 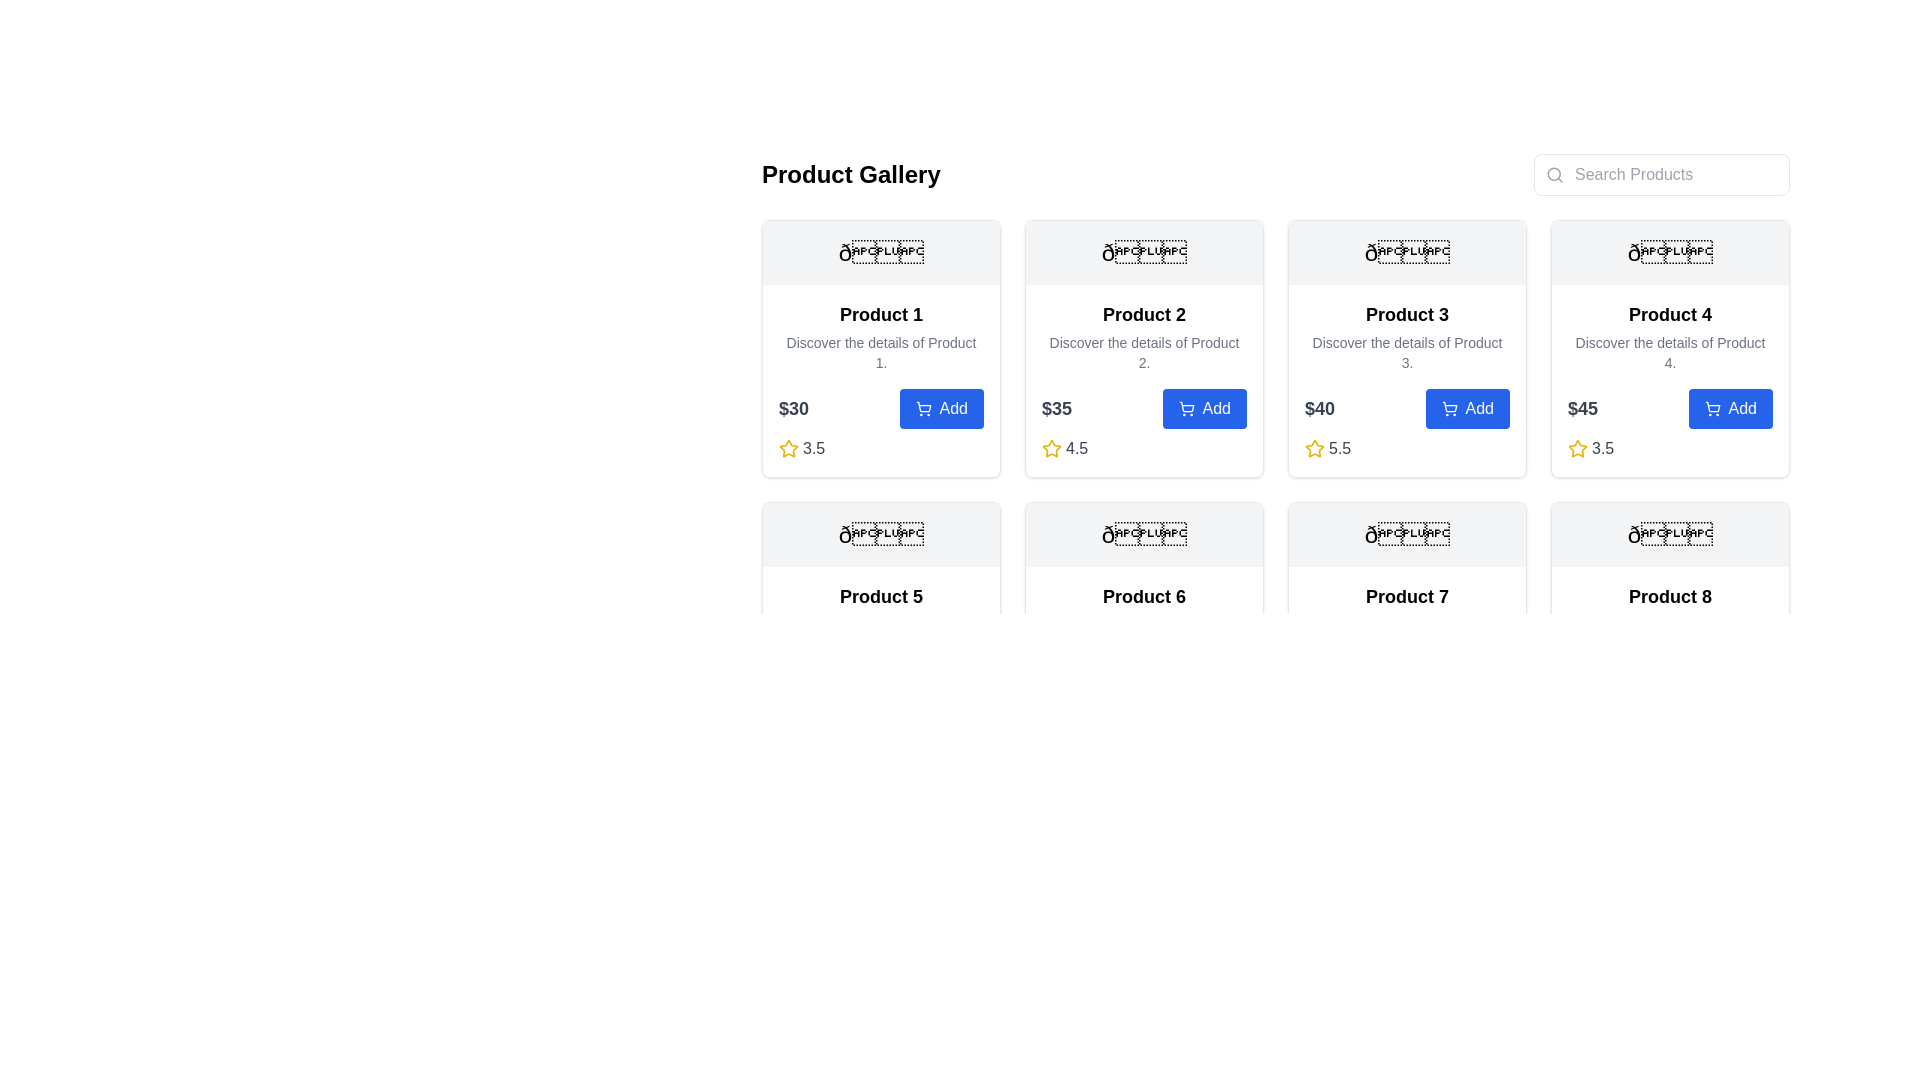 What do you see at coordinates (1340, 447) in the screenshot?
I see `text displayed in the gray medium-weight font label that shows the value '5.5', positioned to the right of the star icon in the rating system component` at bounding box center [1340, 447].